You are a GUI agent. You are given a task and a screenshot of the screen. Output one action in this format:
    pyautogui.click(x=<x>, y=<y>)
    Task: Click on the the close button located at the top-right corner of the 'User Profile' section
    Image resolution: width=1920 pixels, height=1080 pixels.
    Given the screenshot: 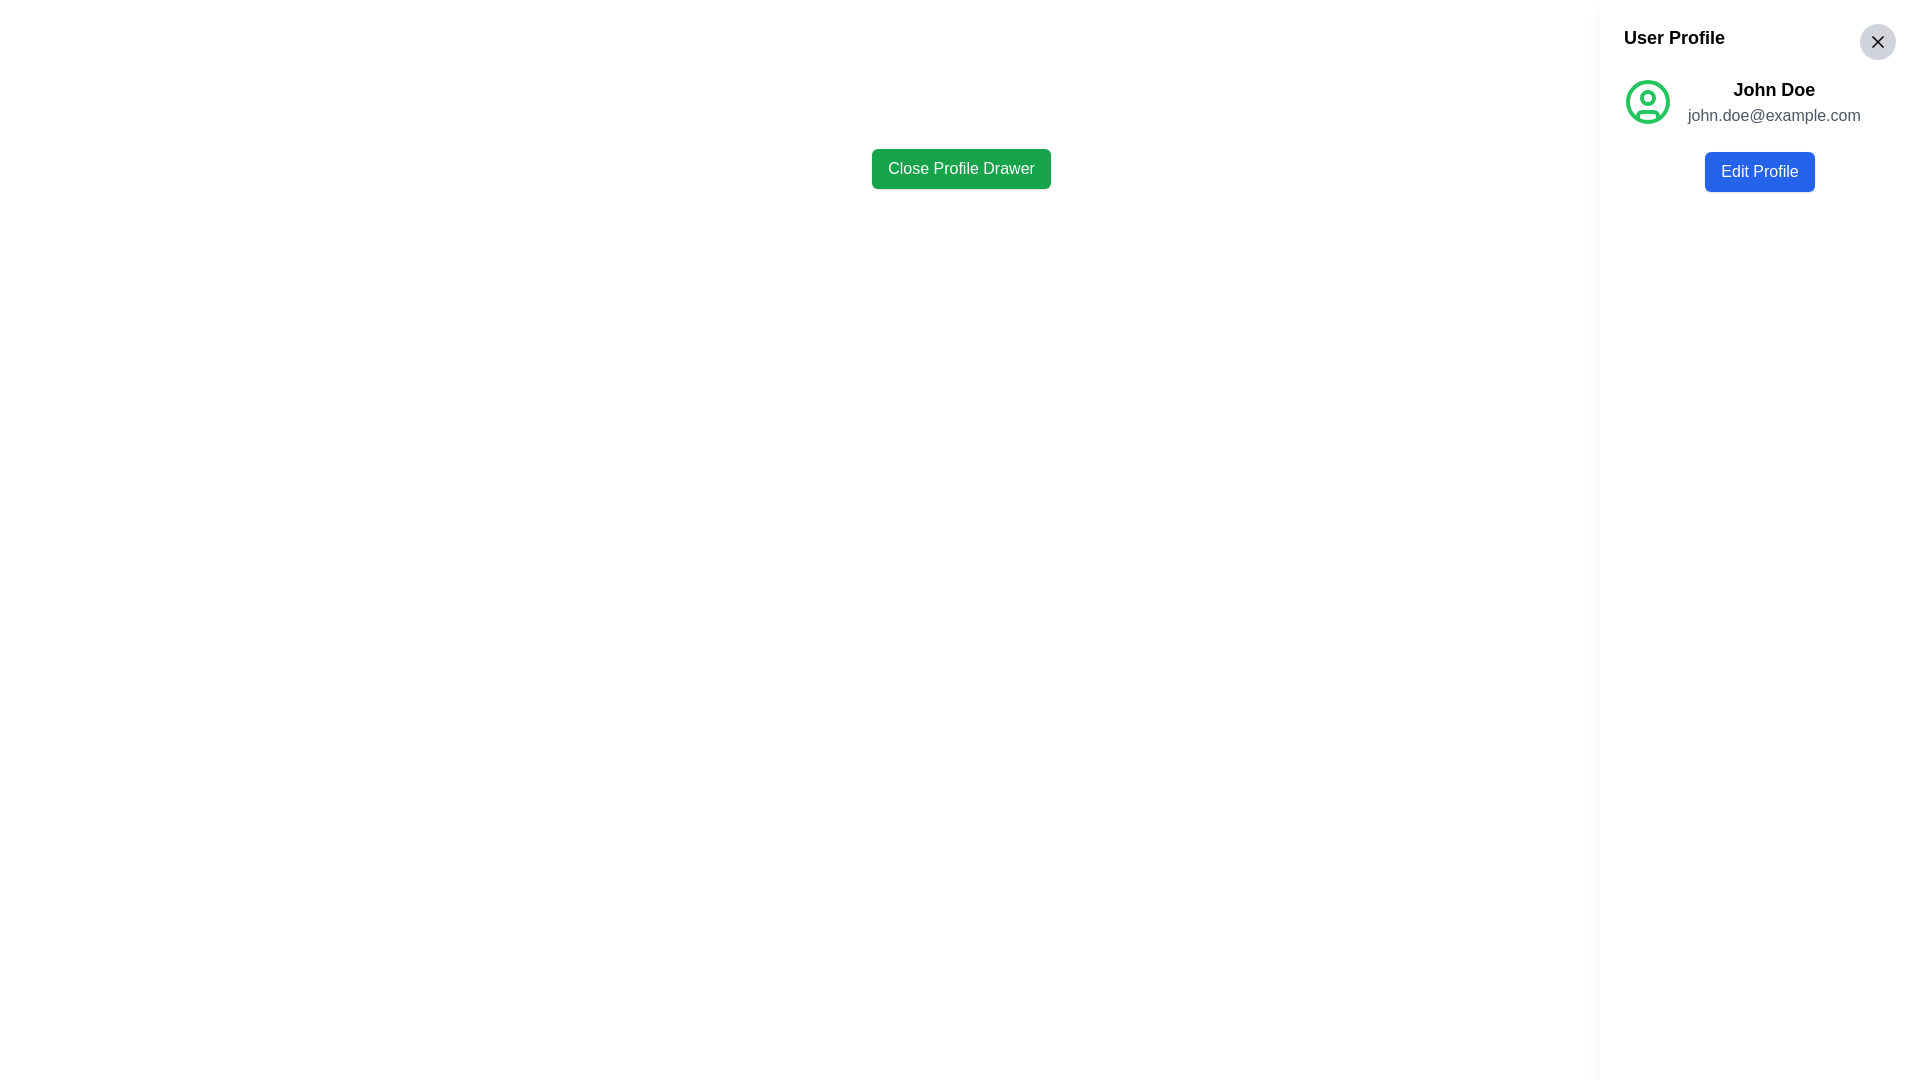 What is the action you would take?
    pyautogui.click(x=1876, y=42)
    